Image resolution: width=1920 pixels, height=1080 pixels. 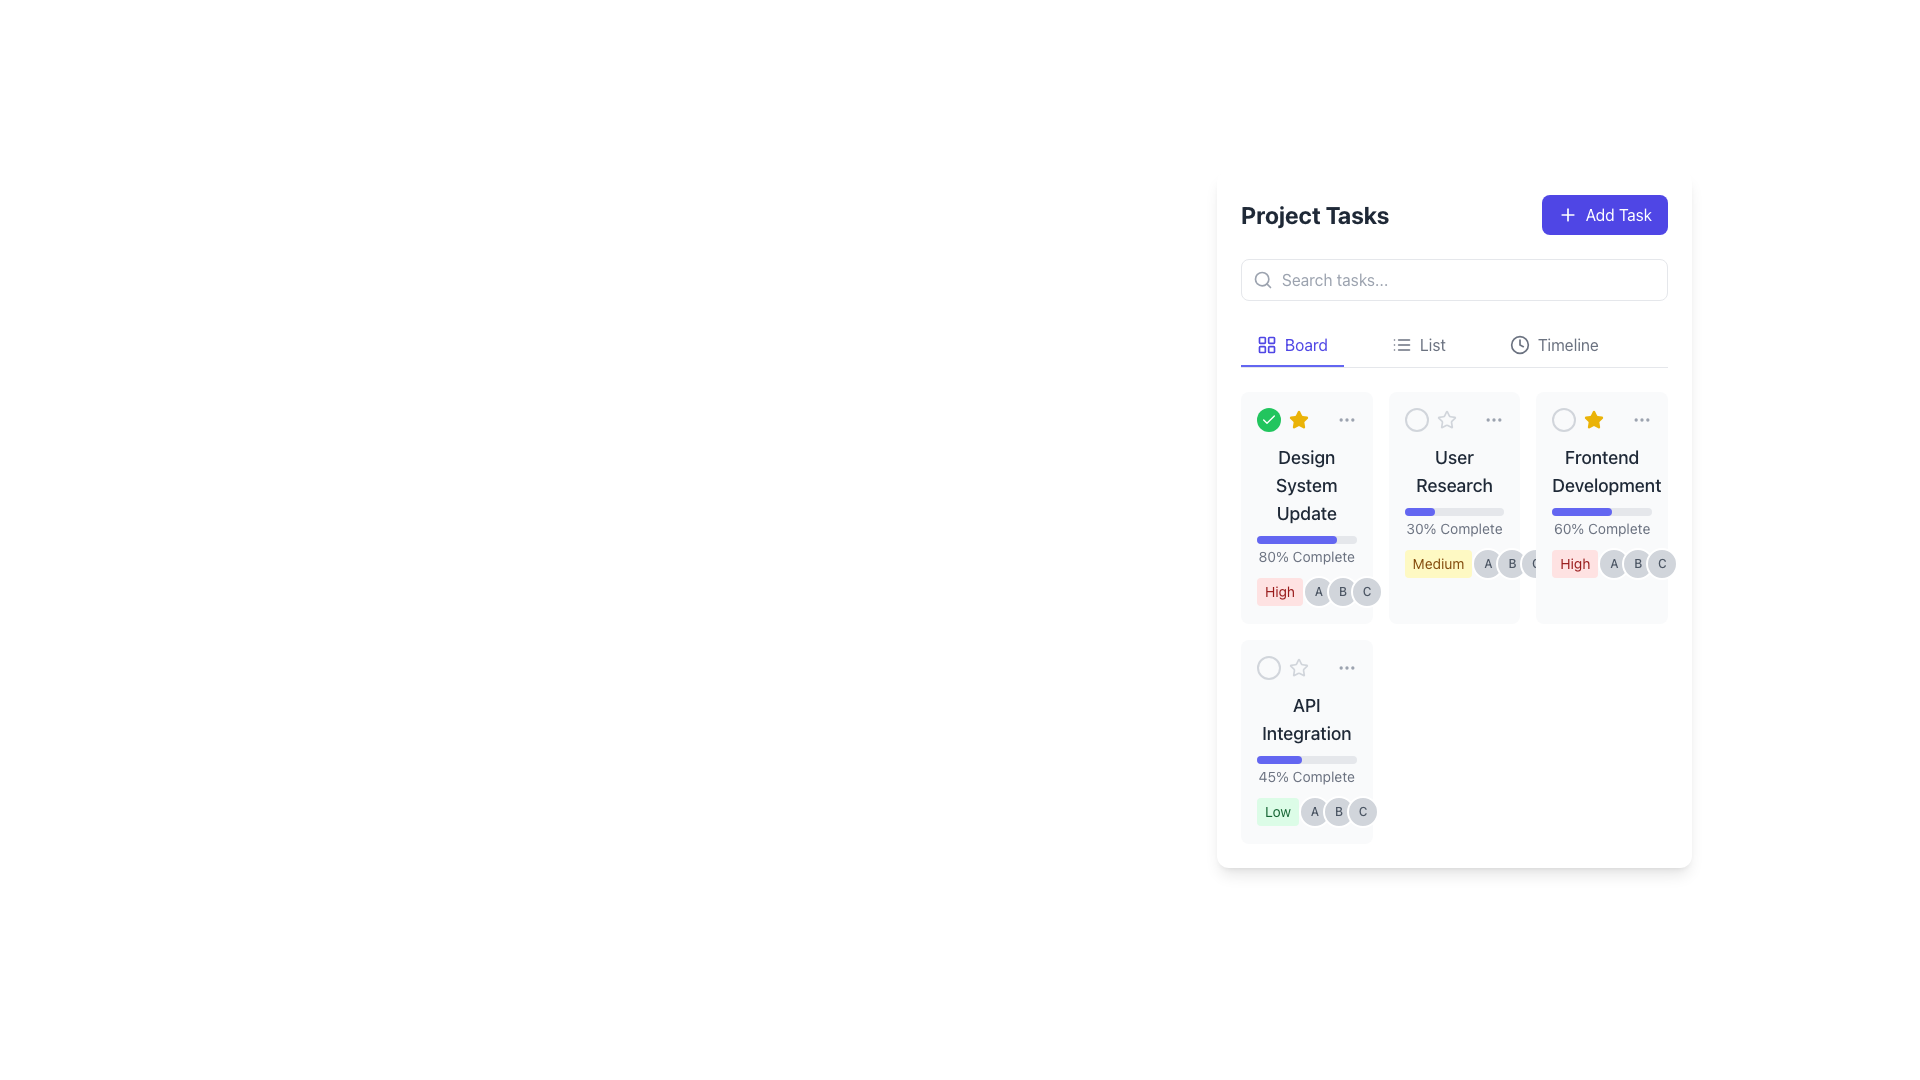 I want to click on the text label displaying '45% Complete' located below the progress bar in the task card titled 'API Integration', so click(x=1306, y=775).